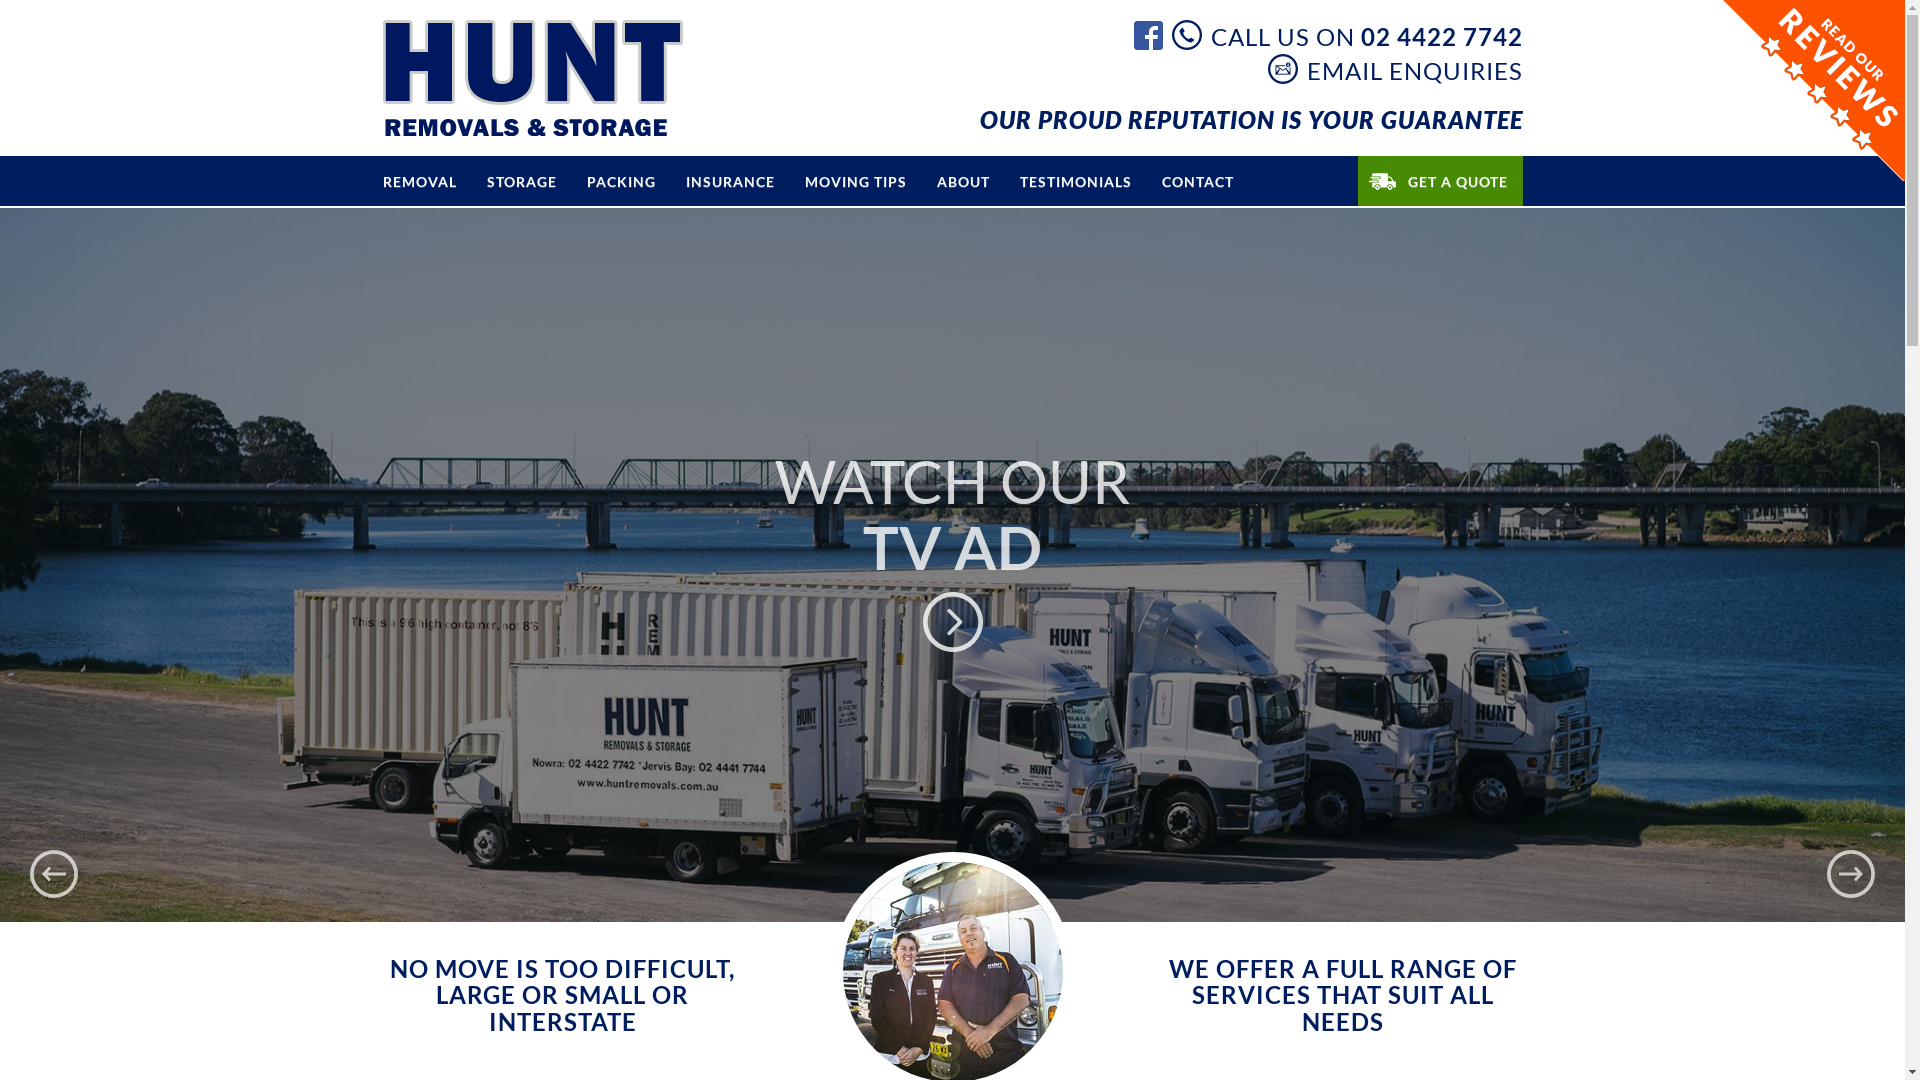  Describe the element at coordinates (1440, 181) in the screenshot. I see `'GET A QUOTE'` at that location.